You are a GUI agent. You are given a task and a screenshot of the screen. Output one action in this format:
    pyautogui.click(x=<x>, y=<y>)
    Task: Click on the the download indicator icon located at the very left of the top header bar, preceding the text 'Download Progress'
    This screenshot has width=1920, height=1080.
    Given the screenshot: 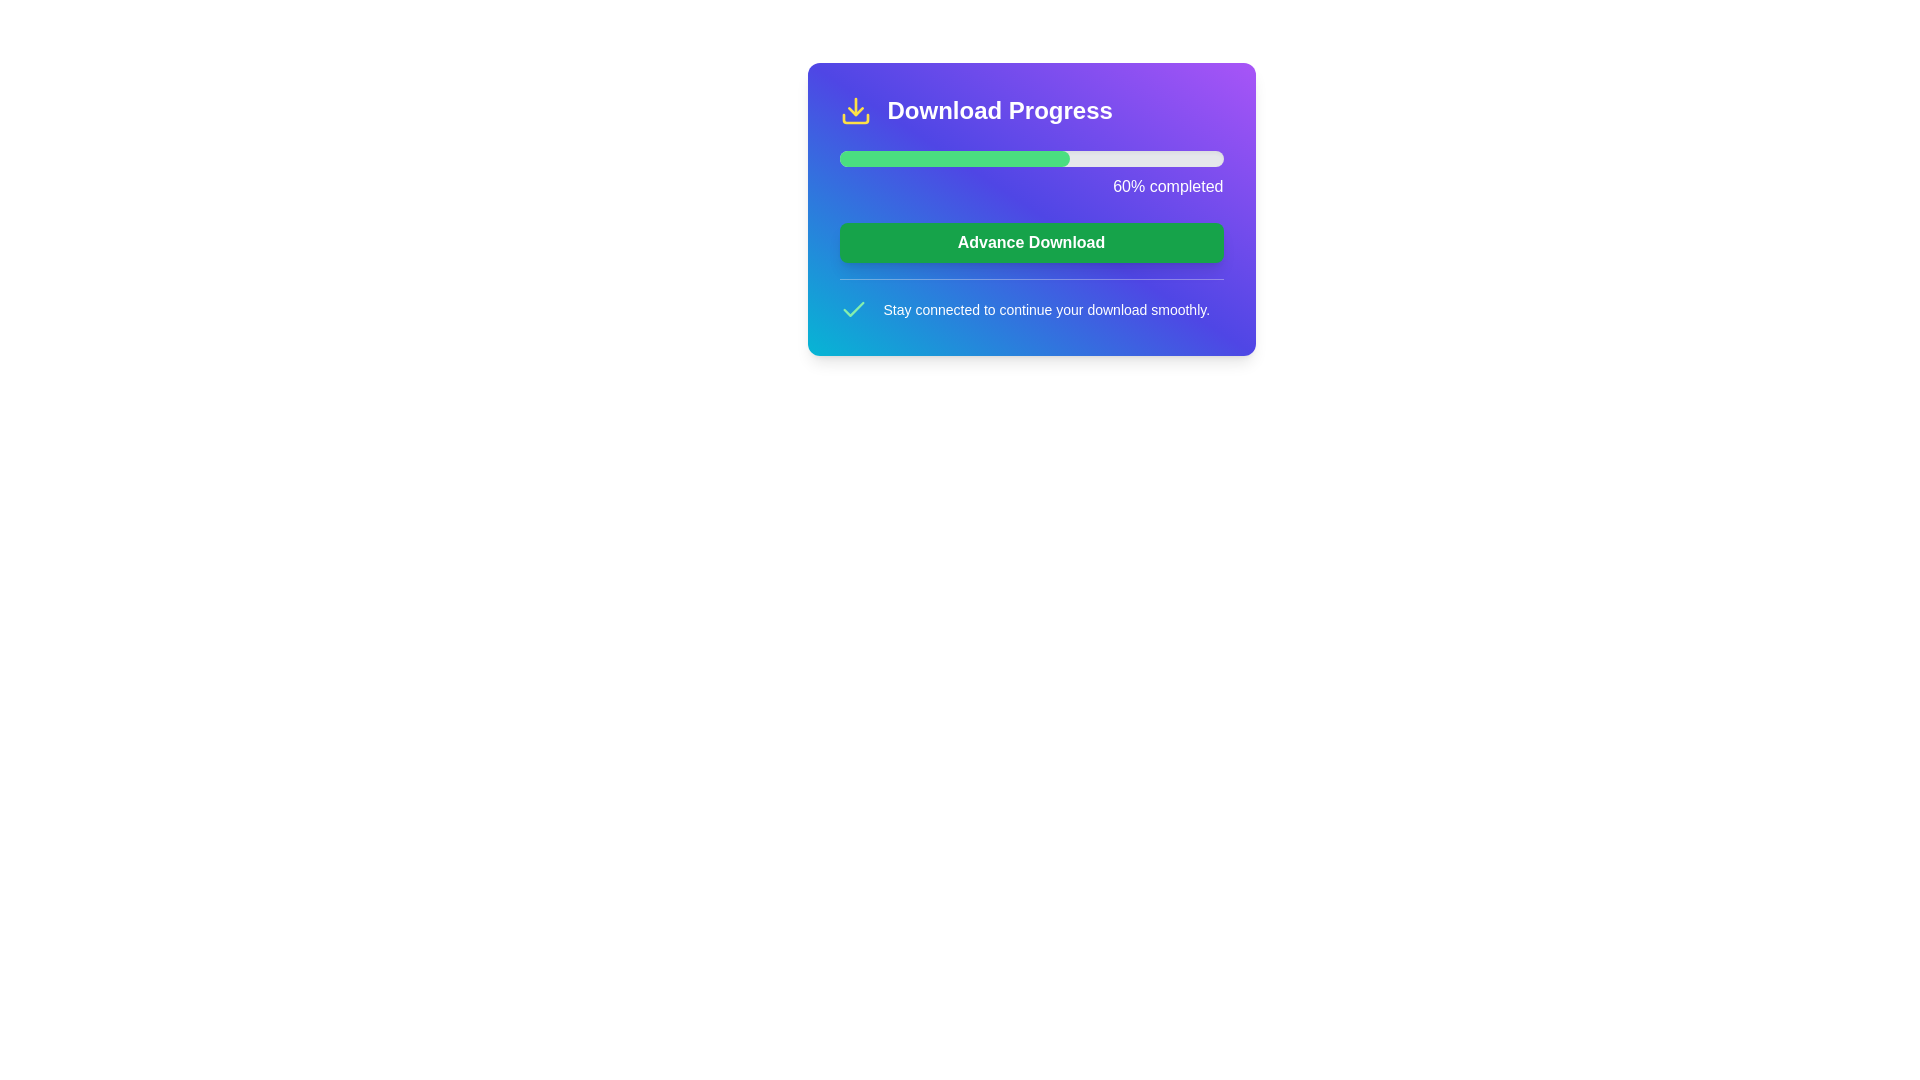 What is the action you would take?
    pyautogui.click(x=855, y=111)
    